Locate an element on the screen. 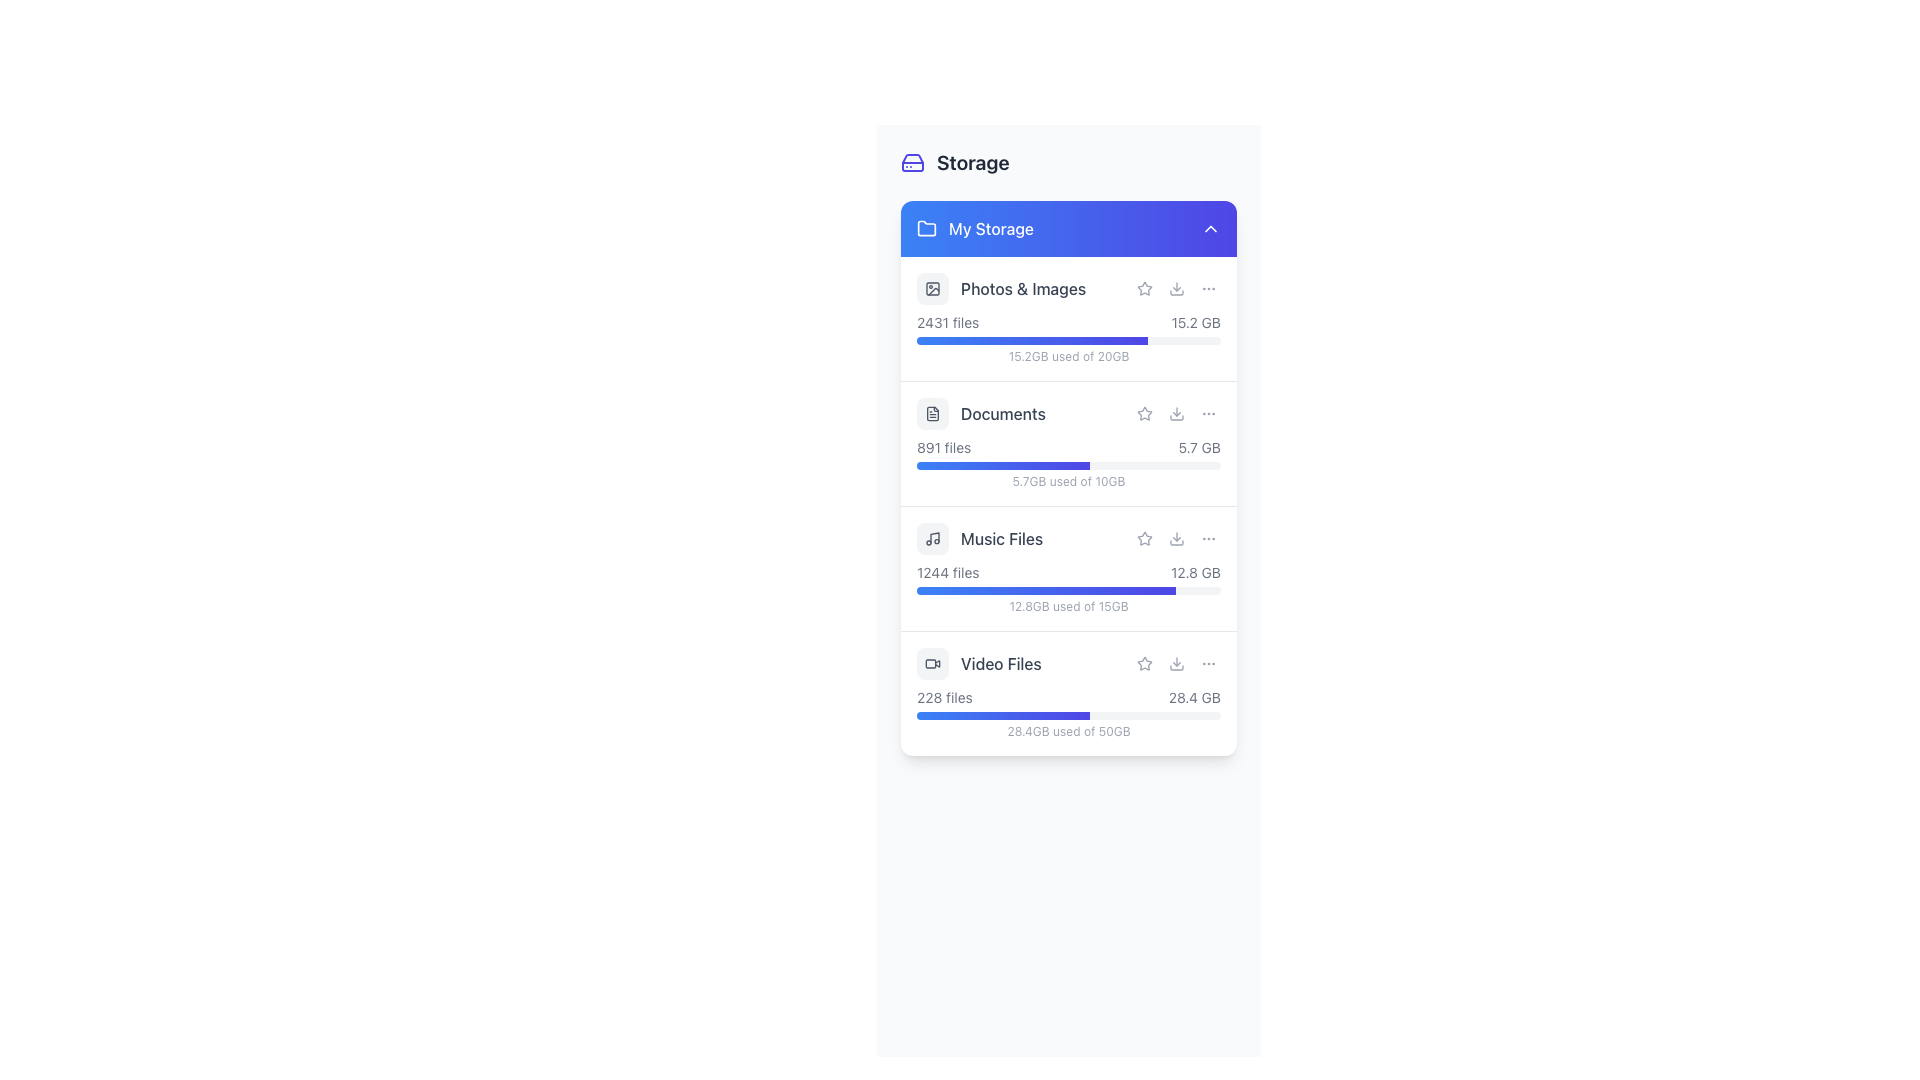 This screenshot has height=1080, width=1920. the interactive star icon button located in the 'Music Files' entry to observe its visual hover effect is located at coordinates (1145, 538).